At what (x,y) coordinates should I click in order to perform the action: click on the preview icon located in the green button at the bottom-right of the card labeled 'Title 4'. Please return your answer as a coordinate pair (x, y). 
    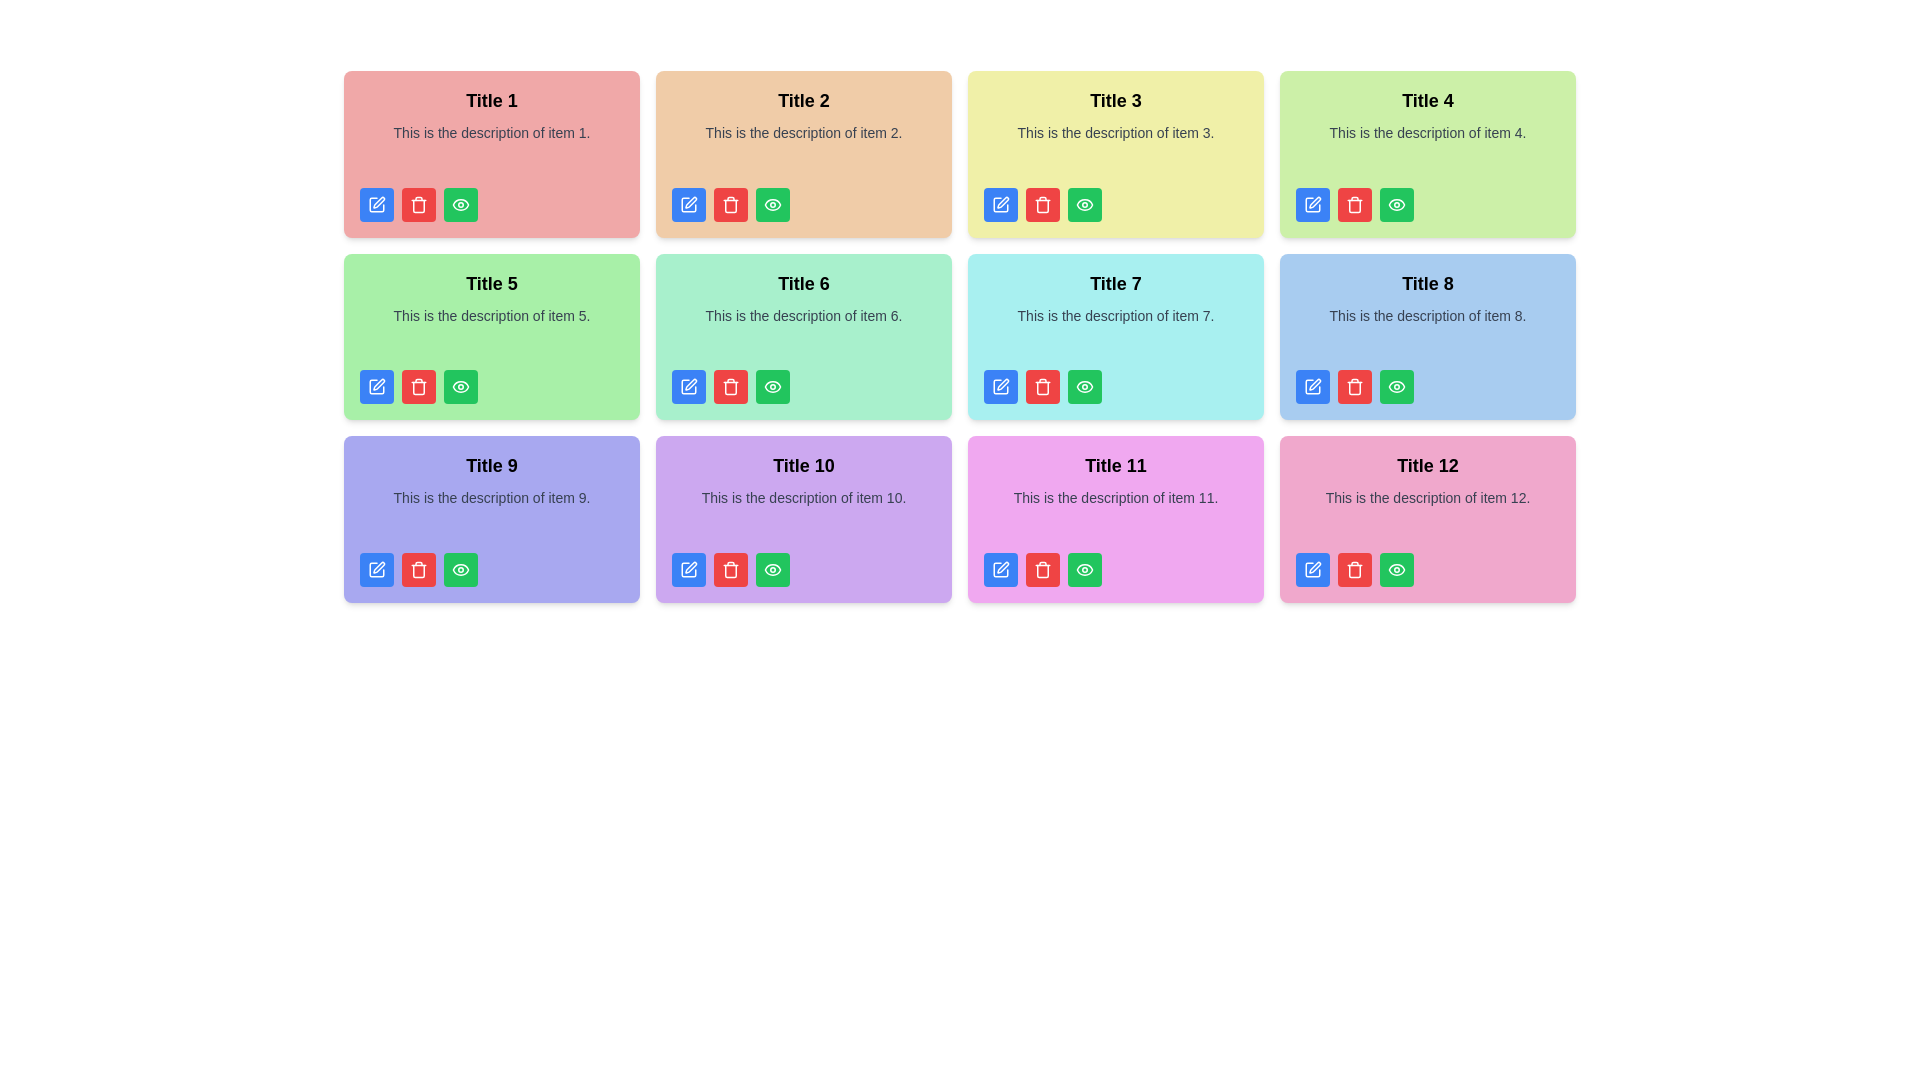
    Looking at the image, I should click on (1395, 204).